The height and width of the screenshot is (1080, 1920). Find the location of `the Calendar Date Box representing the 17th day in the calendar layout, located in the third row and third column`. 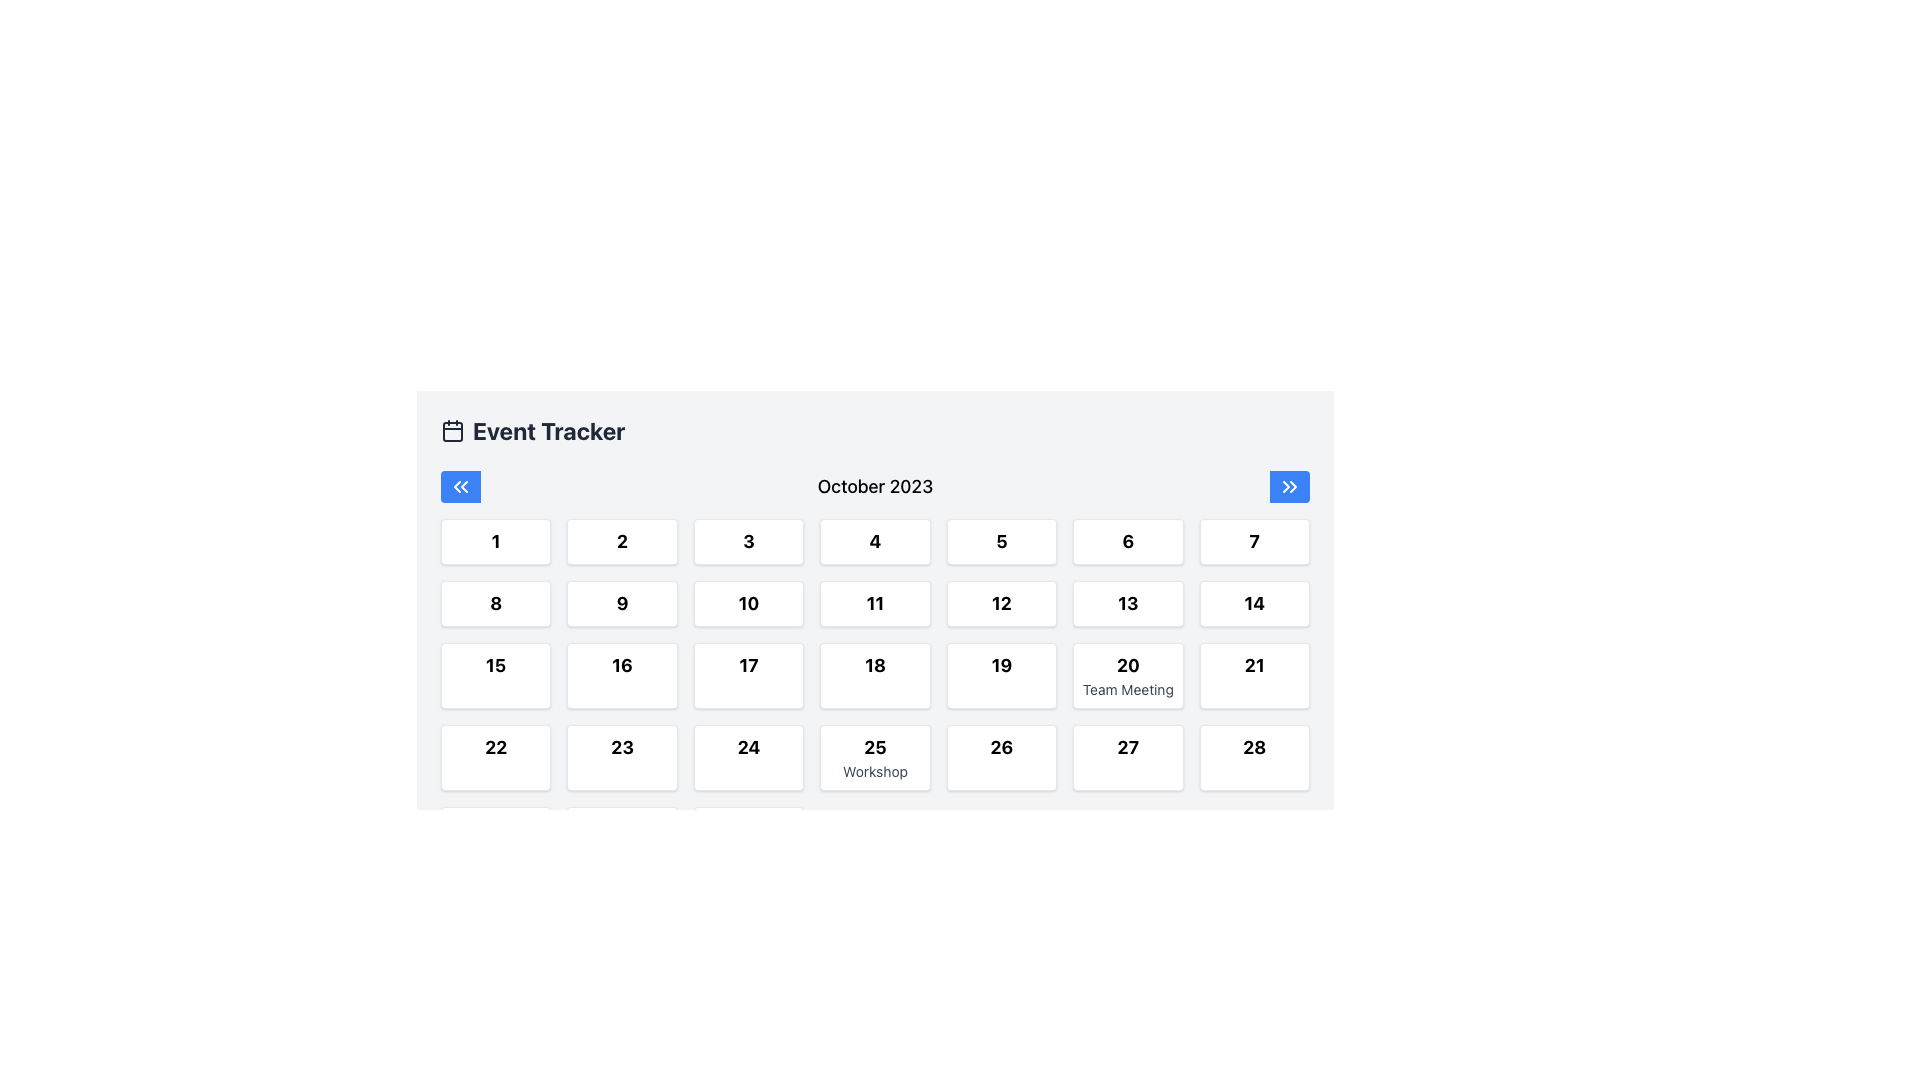

the Calendar Date Box representing the 17th day in the calendar layout, located in the third row and third column is located at coordinates (747, 675).